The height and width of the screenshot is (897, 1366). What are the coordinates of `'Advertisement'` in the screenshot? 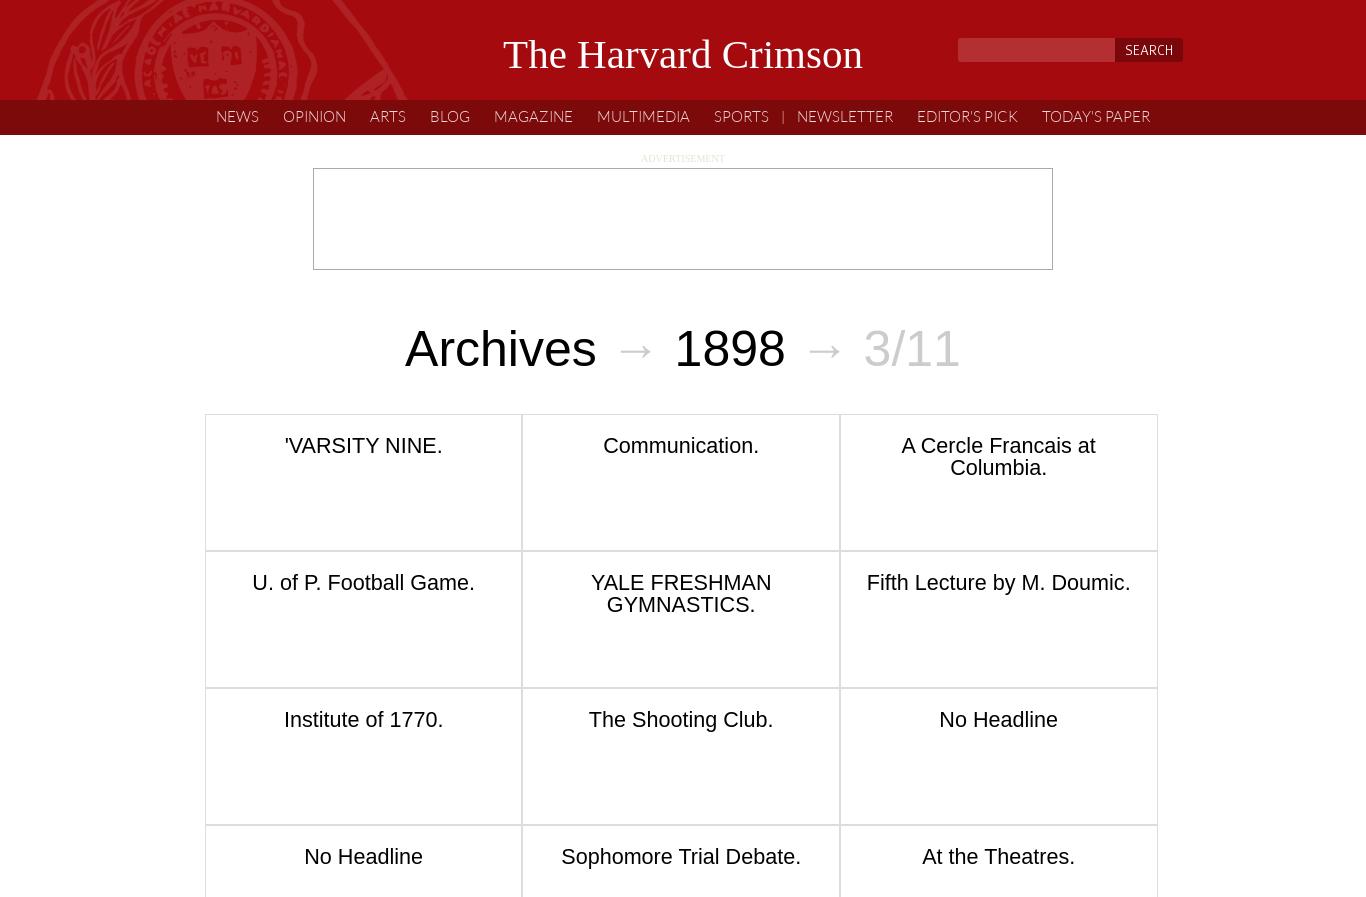 It's located at (640, 156).